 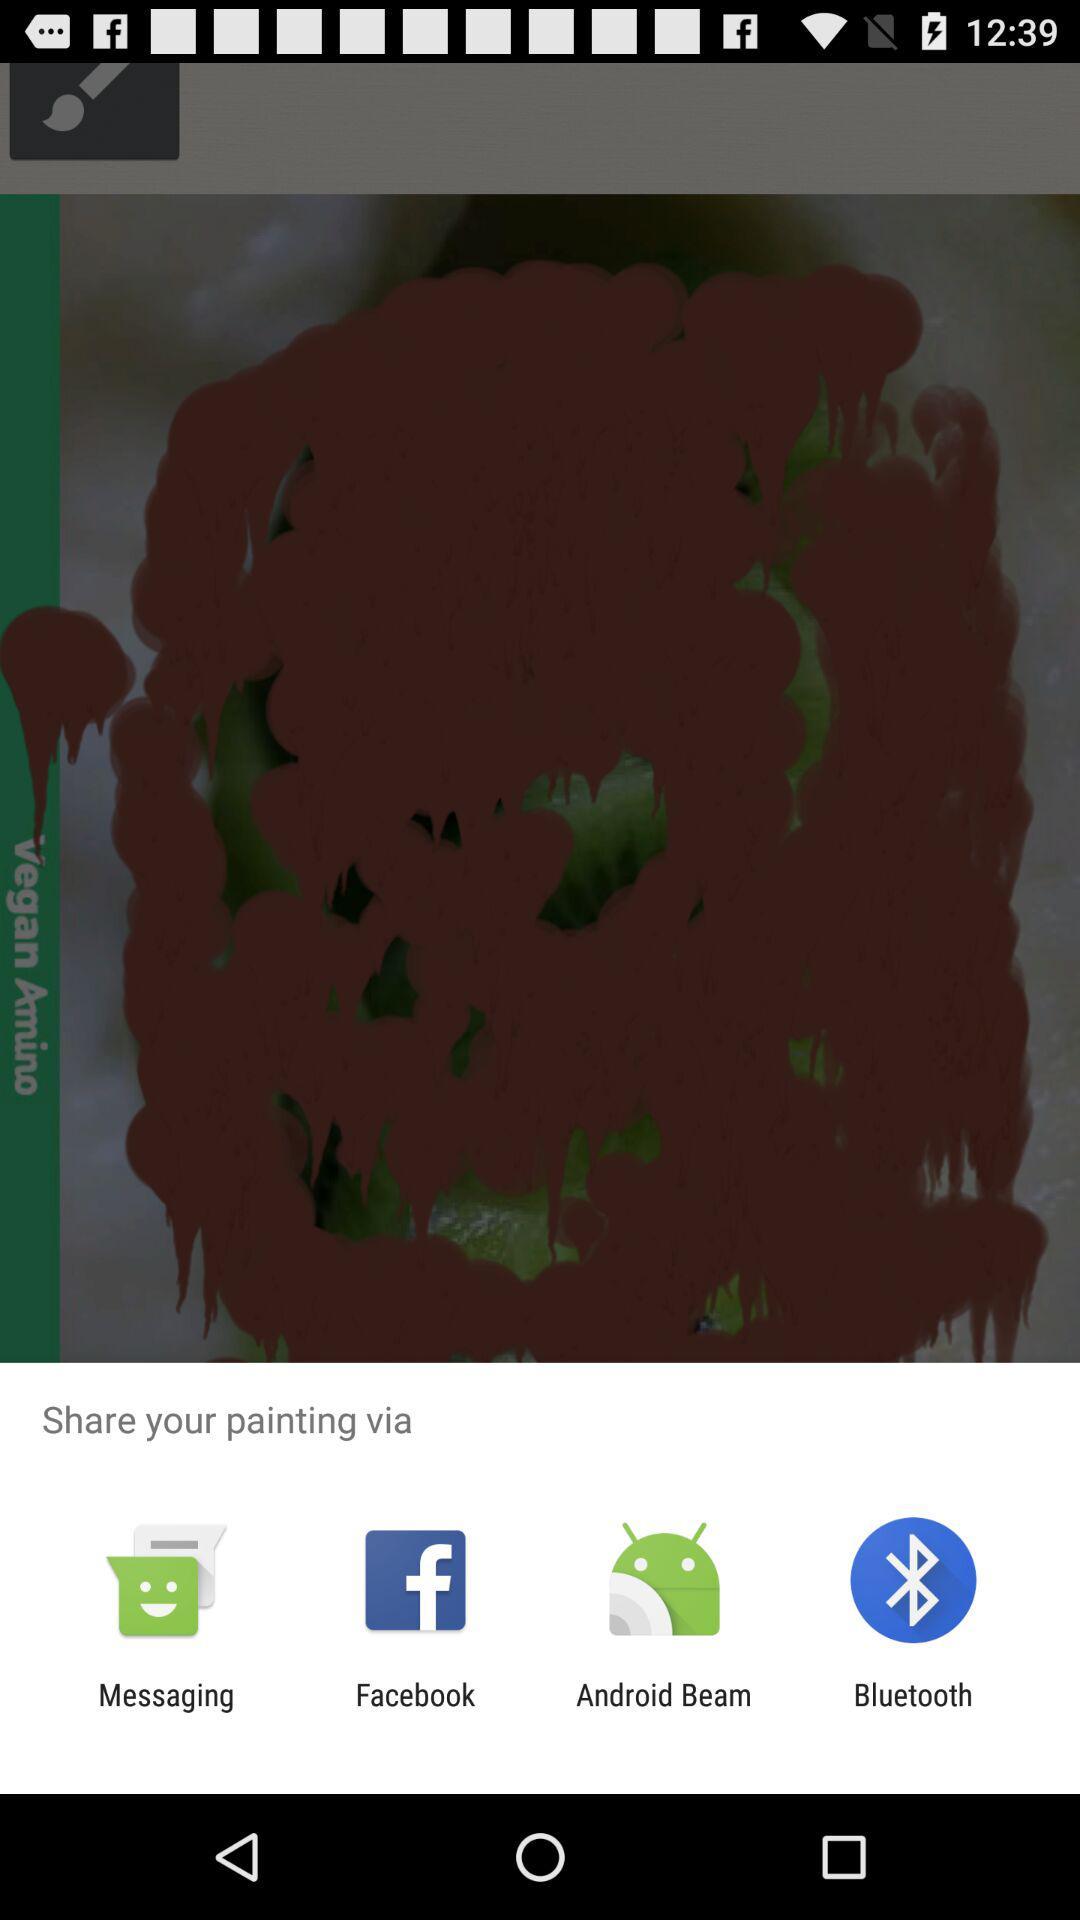 What do you see at coordinates (664, 1711) in the screenshot?
I see `android beam app` at bounding box center [664, 1711].